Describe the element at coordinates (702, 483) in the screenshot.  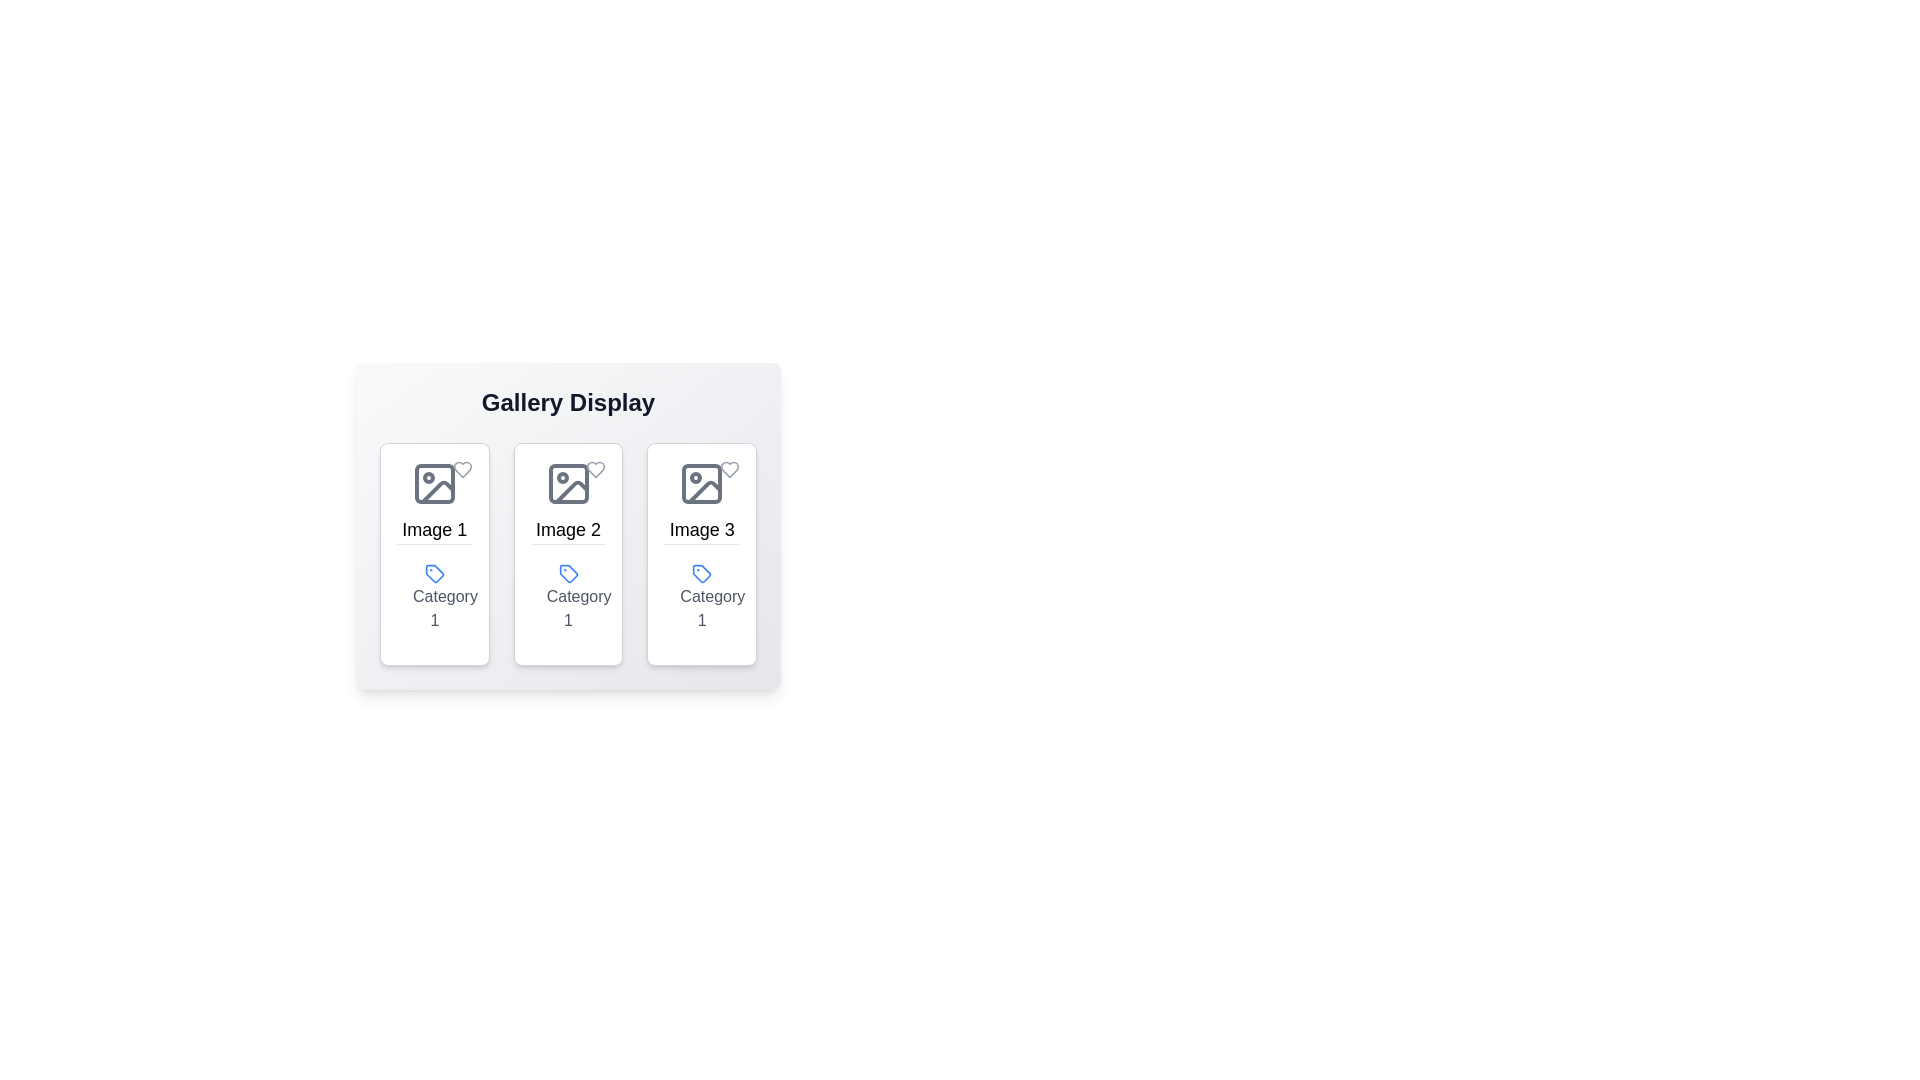
I see `the gray square background shape element located at the top-left corner of the third image placeholder in the gallery display` at that location.